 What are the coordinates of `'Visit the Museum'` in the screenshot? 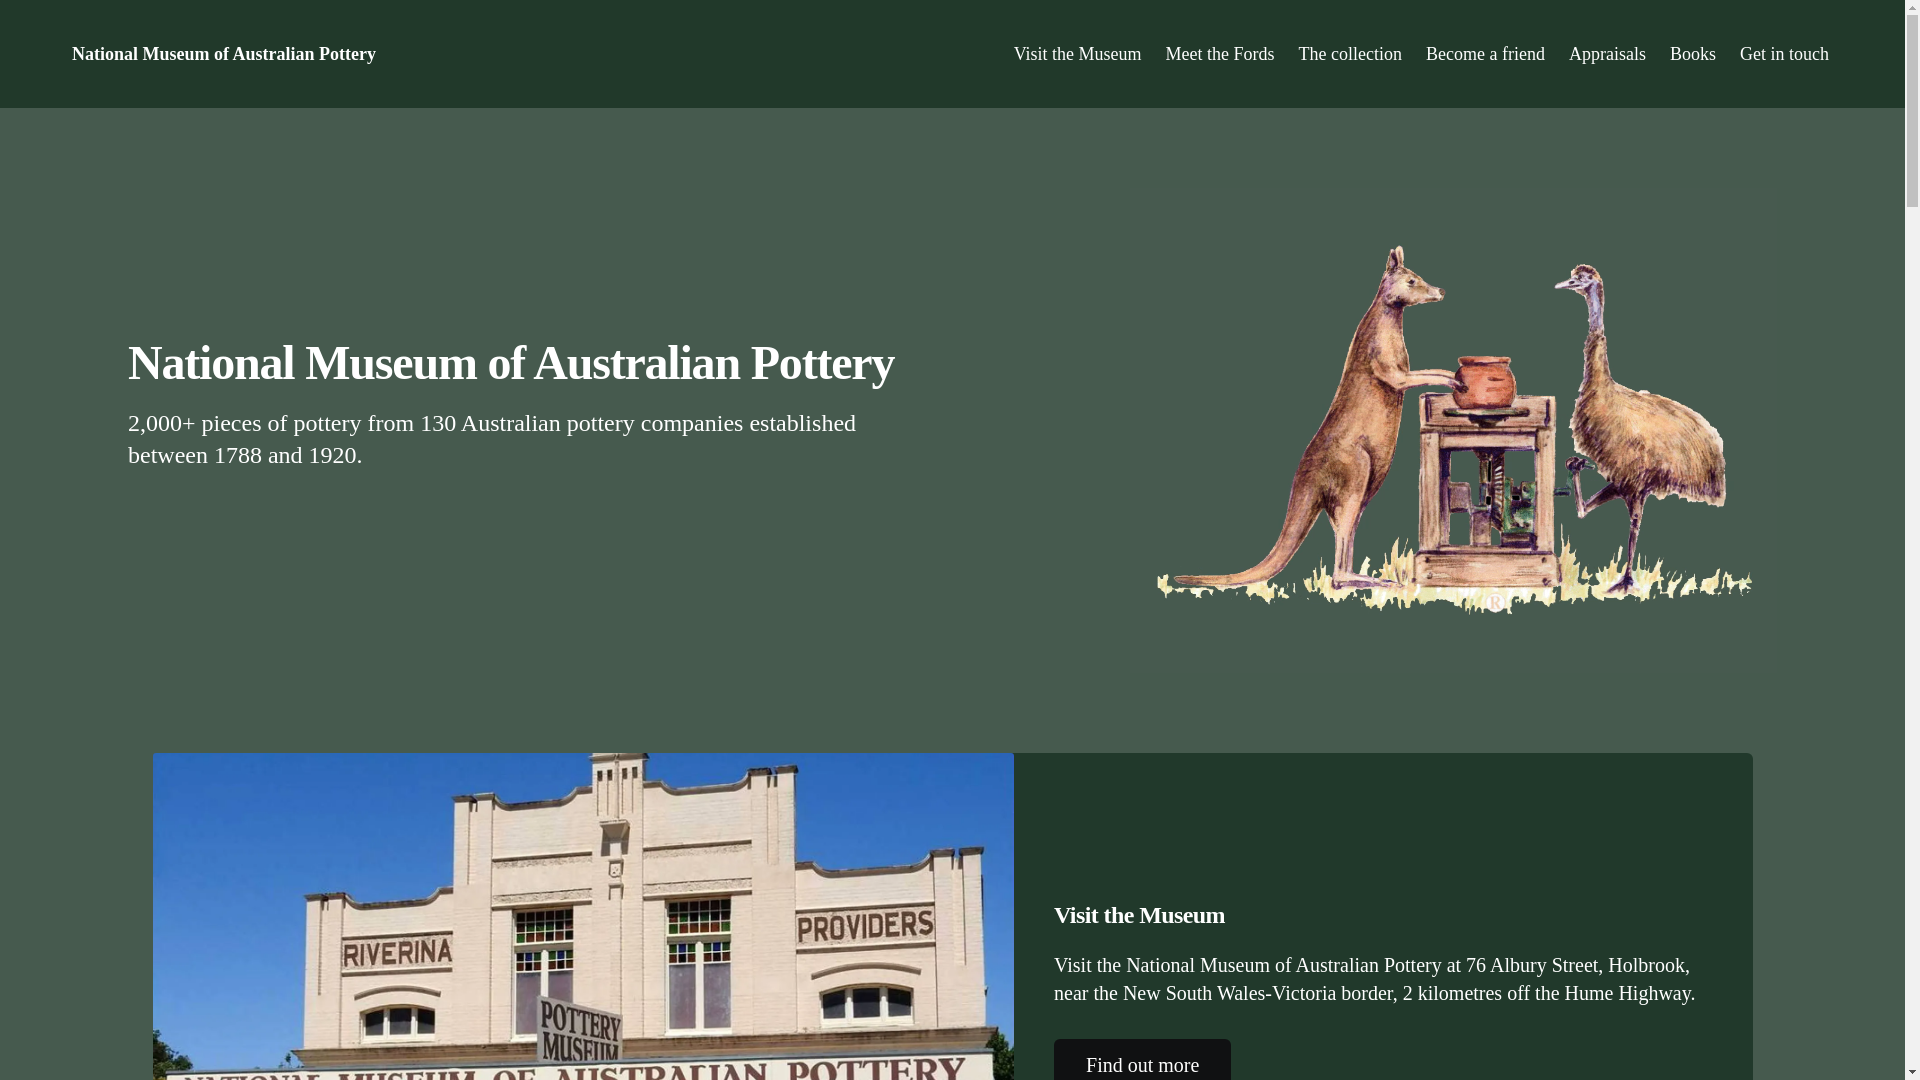 It's located at (1077, 53).